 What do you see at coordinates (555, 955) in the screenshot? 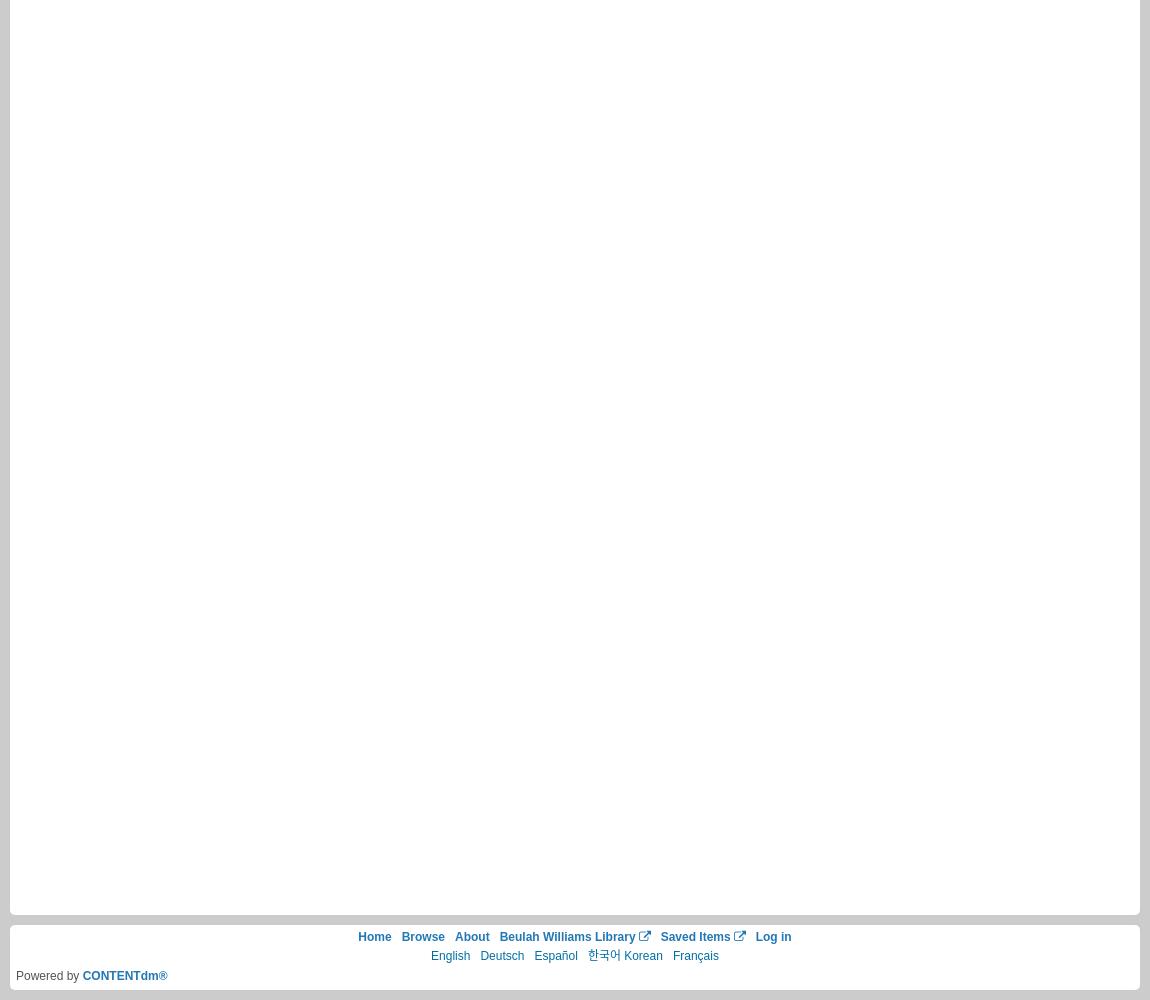
I see `'Español'` at bounding box center [555, 955].